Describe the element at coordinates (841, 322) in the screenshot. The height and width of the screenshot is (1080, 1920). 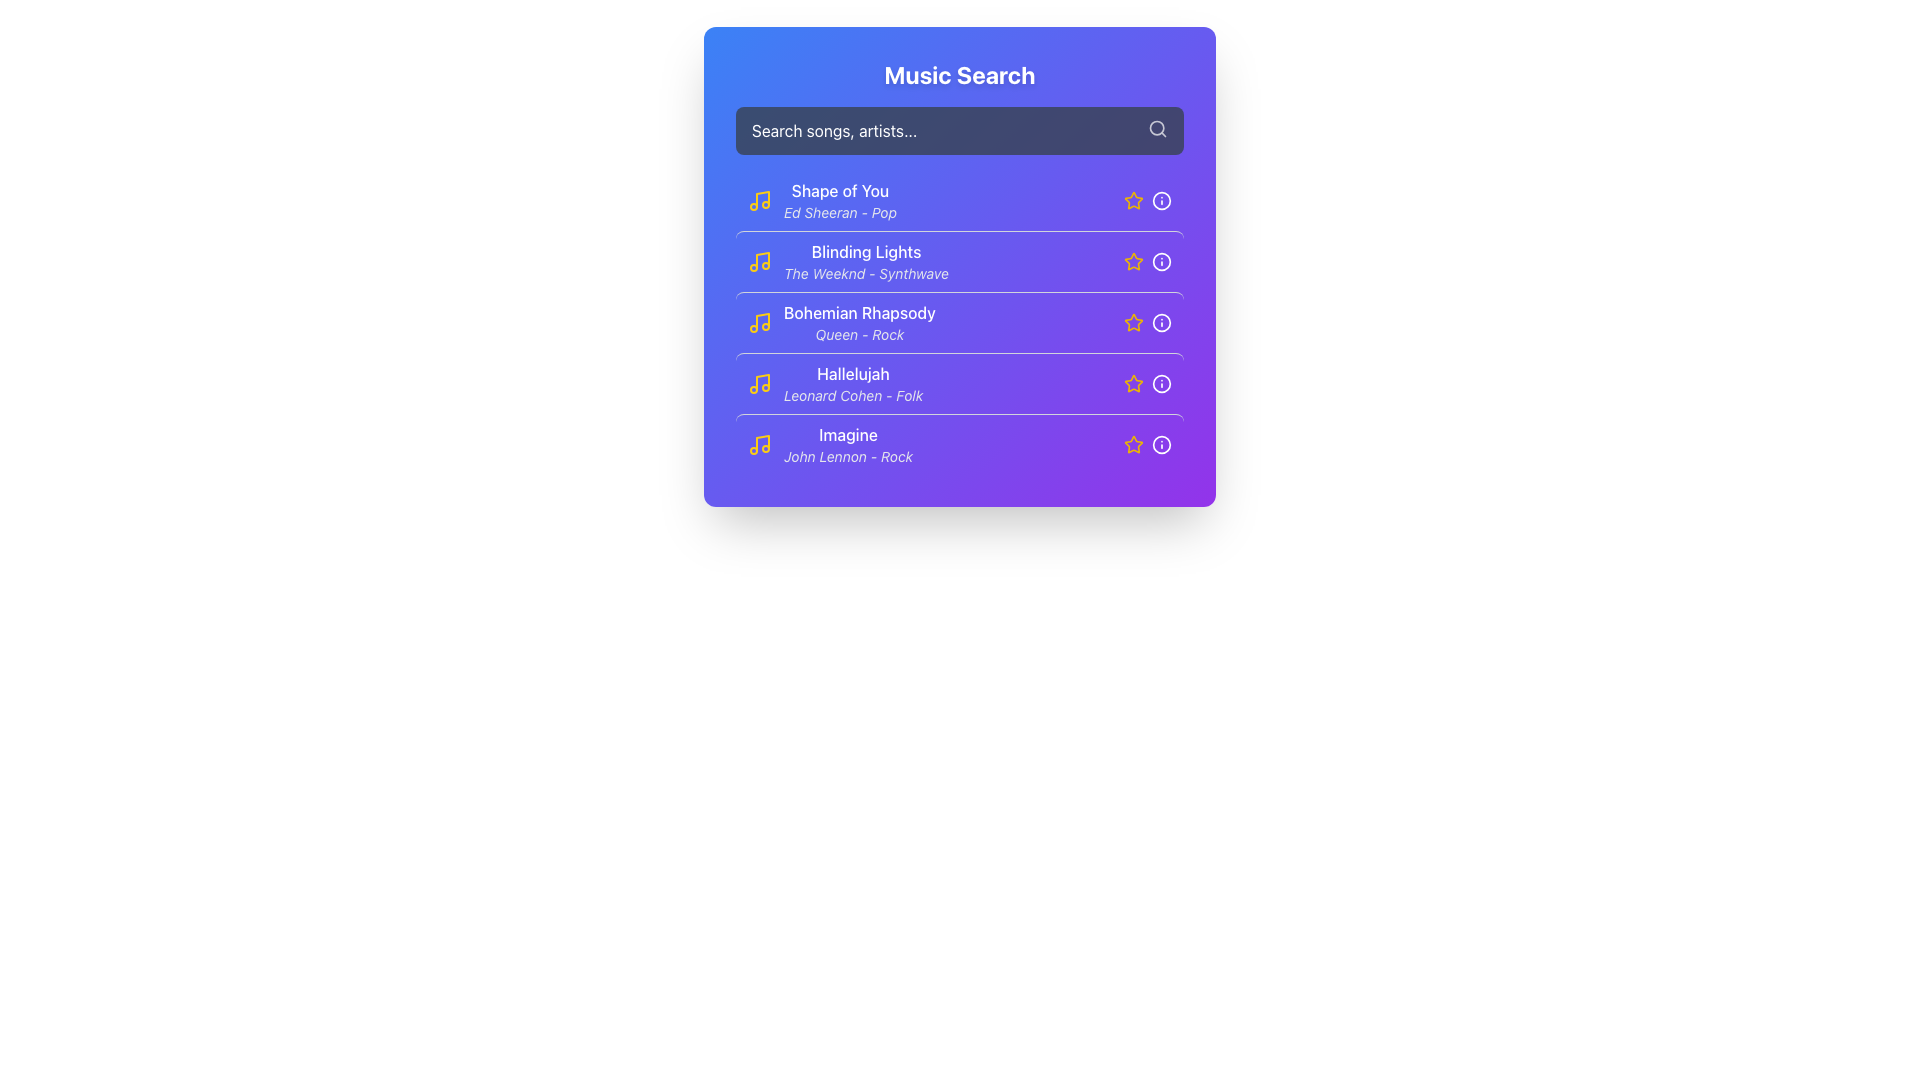
I see `the text block displaying the song entry 'Bohemian Rhapsody' with the subtitle 'Queen - Rock' and associated music note icon` at that location.